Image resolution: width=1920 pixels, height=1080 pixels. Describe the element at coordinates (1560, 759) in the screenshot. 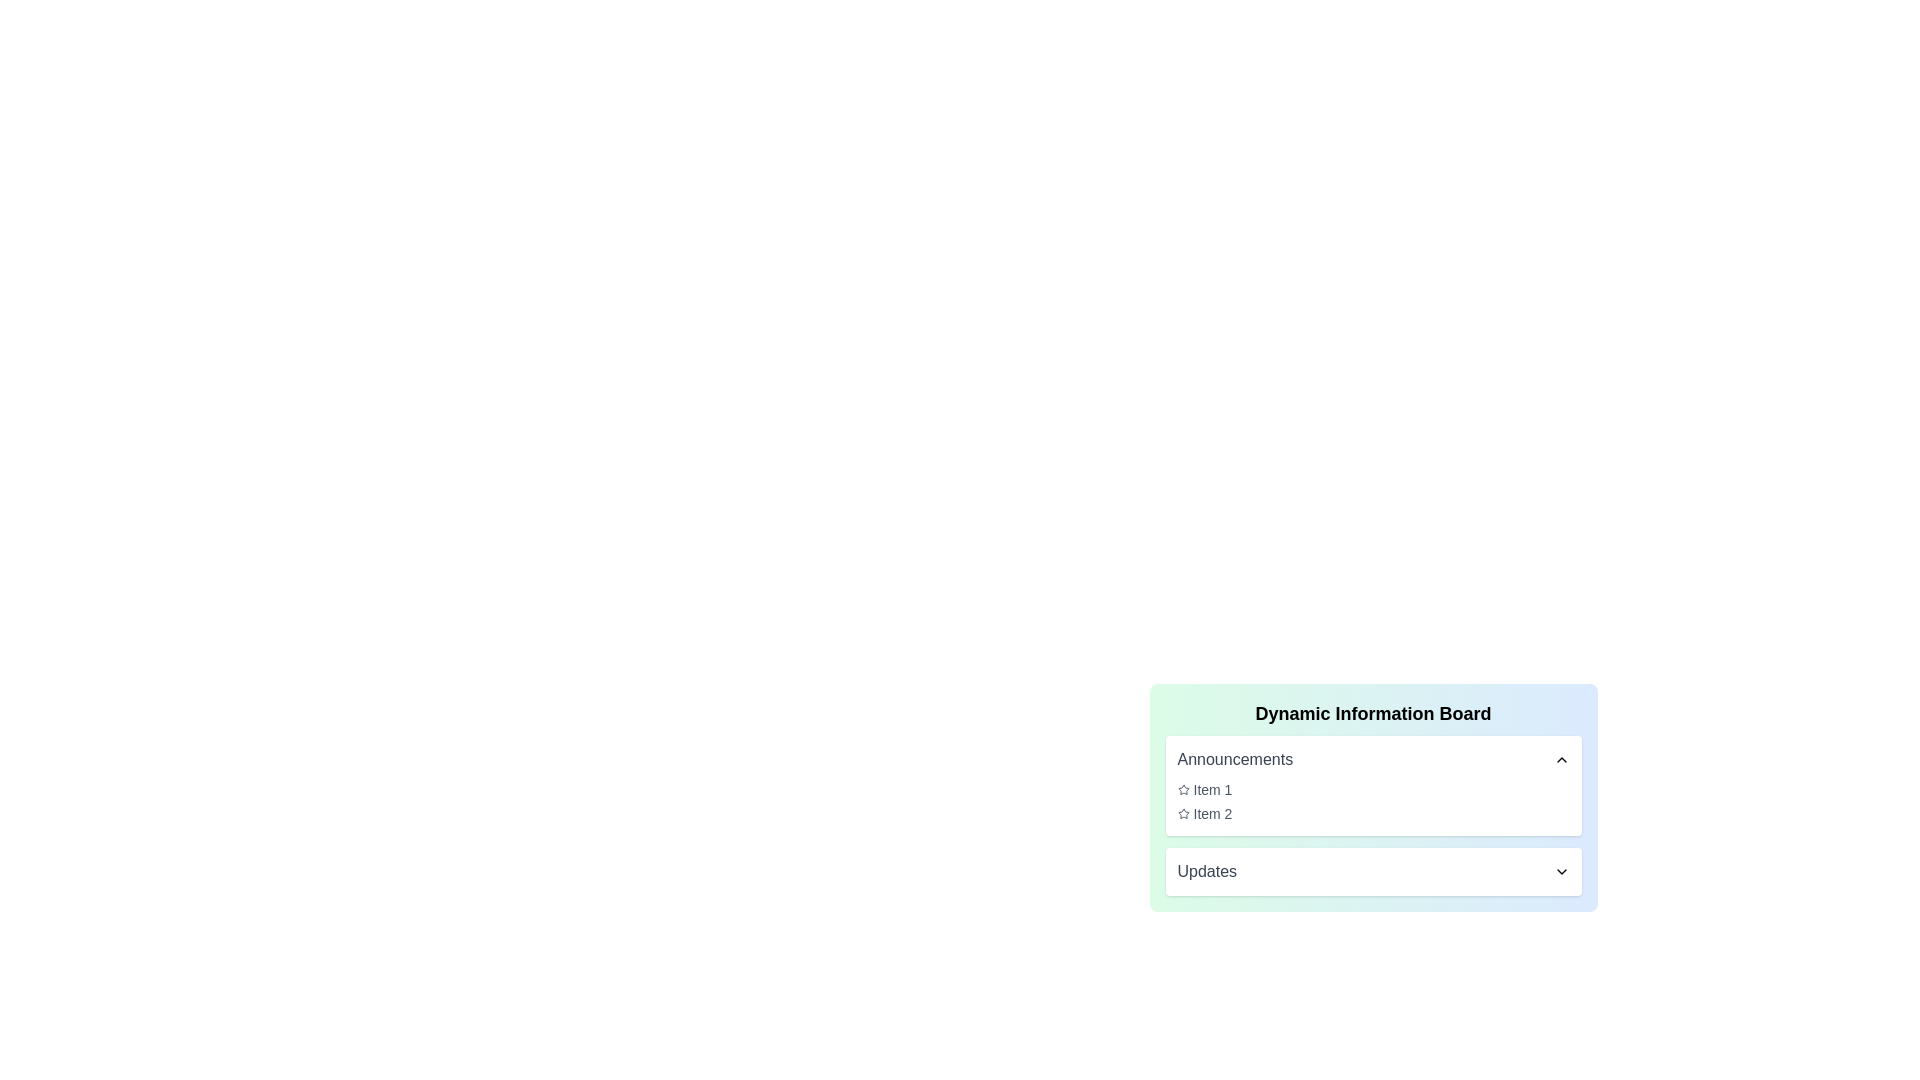

I see `the chevron-up icon to perform its associated action` at that location.